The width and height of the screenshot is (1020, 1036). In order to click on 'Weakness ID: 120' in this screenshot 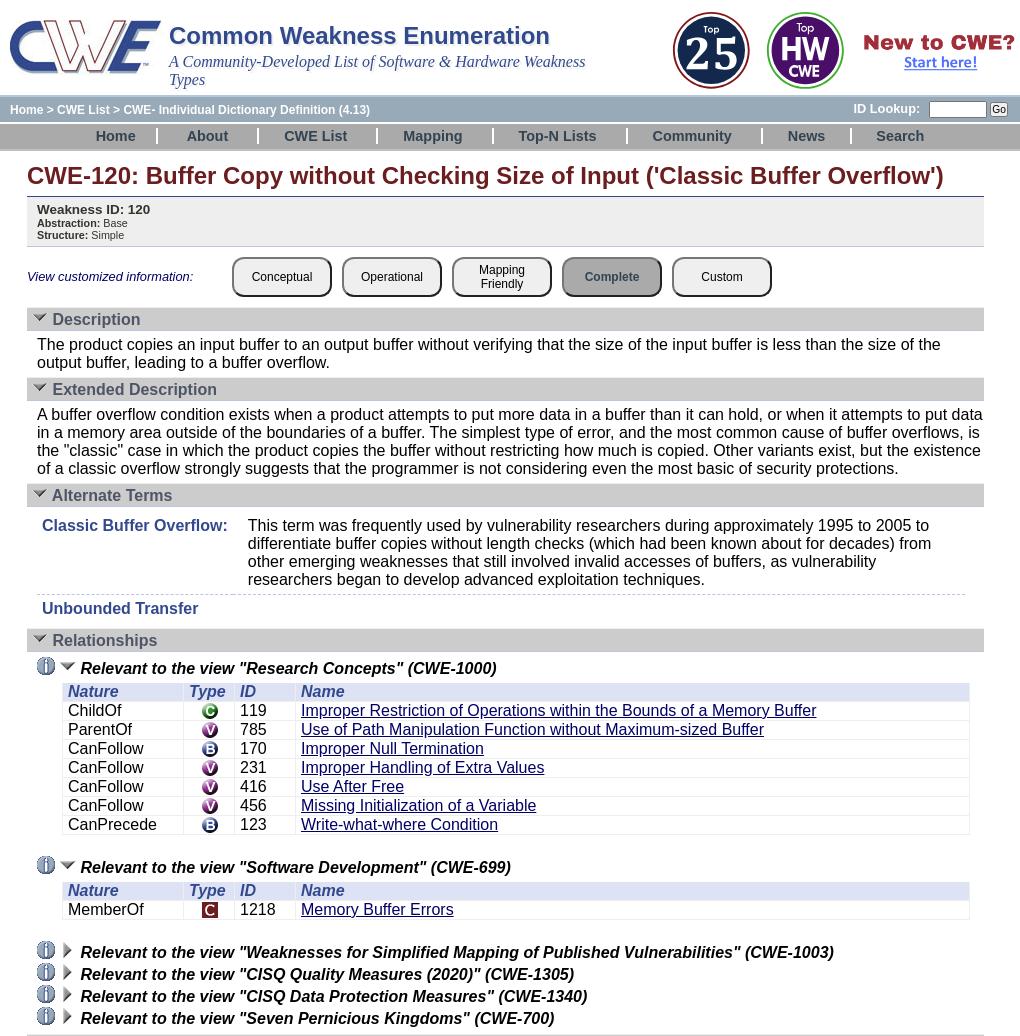, I will do `click(36, 209)`.